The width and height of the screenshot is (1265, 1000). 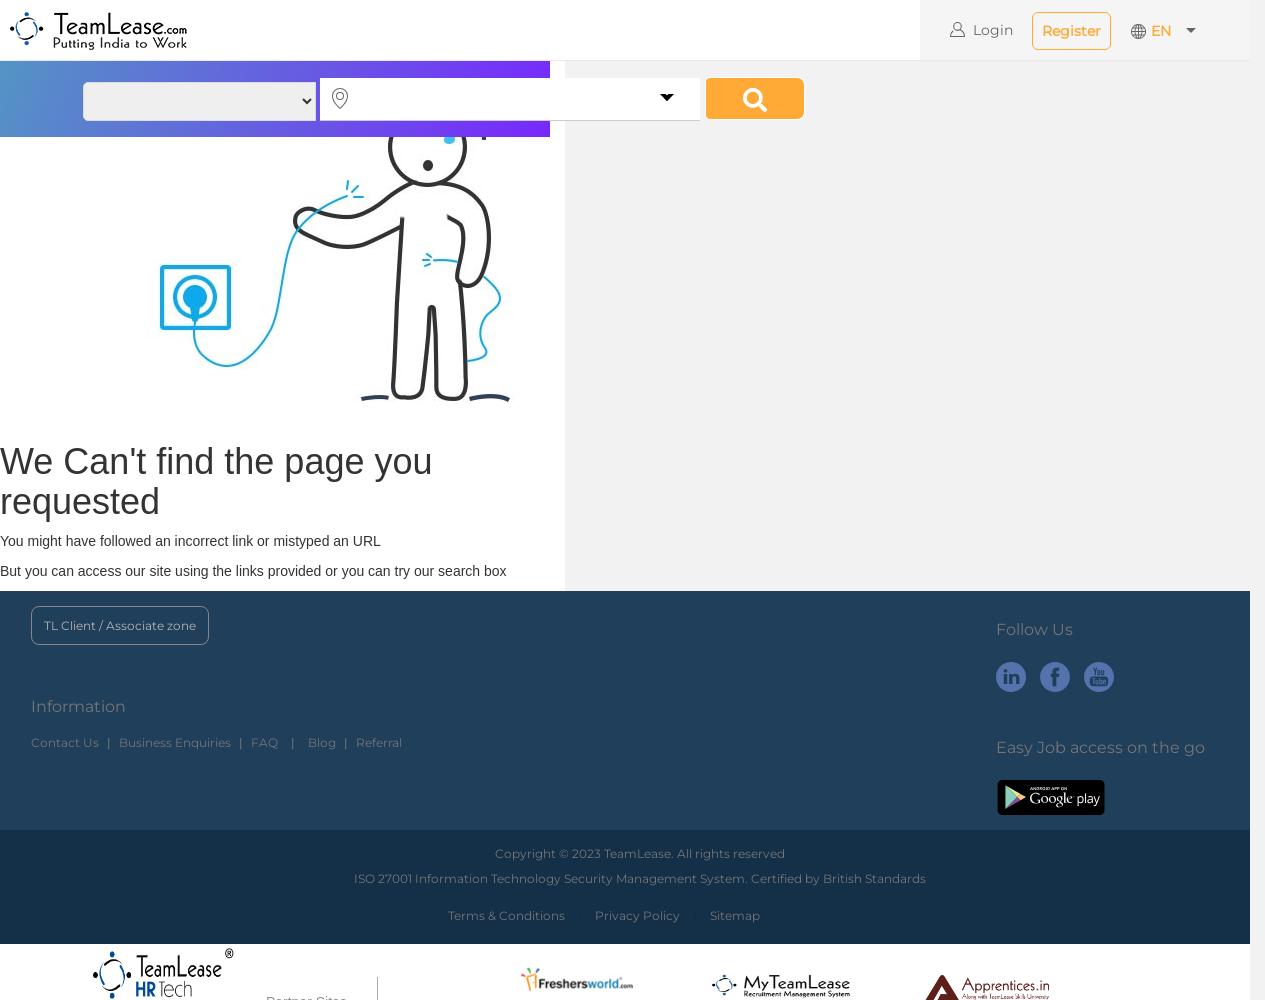 What do you see at coordinates (993, 30) in the screenshot?
I see `'Login'` at bounding box center [993, 30].